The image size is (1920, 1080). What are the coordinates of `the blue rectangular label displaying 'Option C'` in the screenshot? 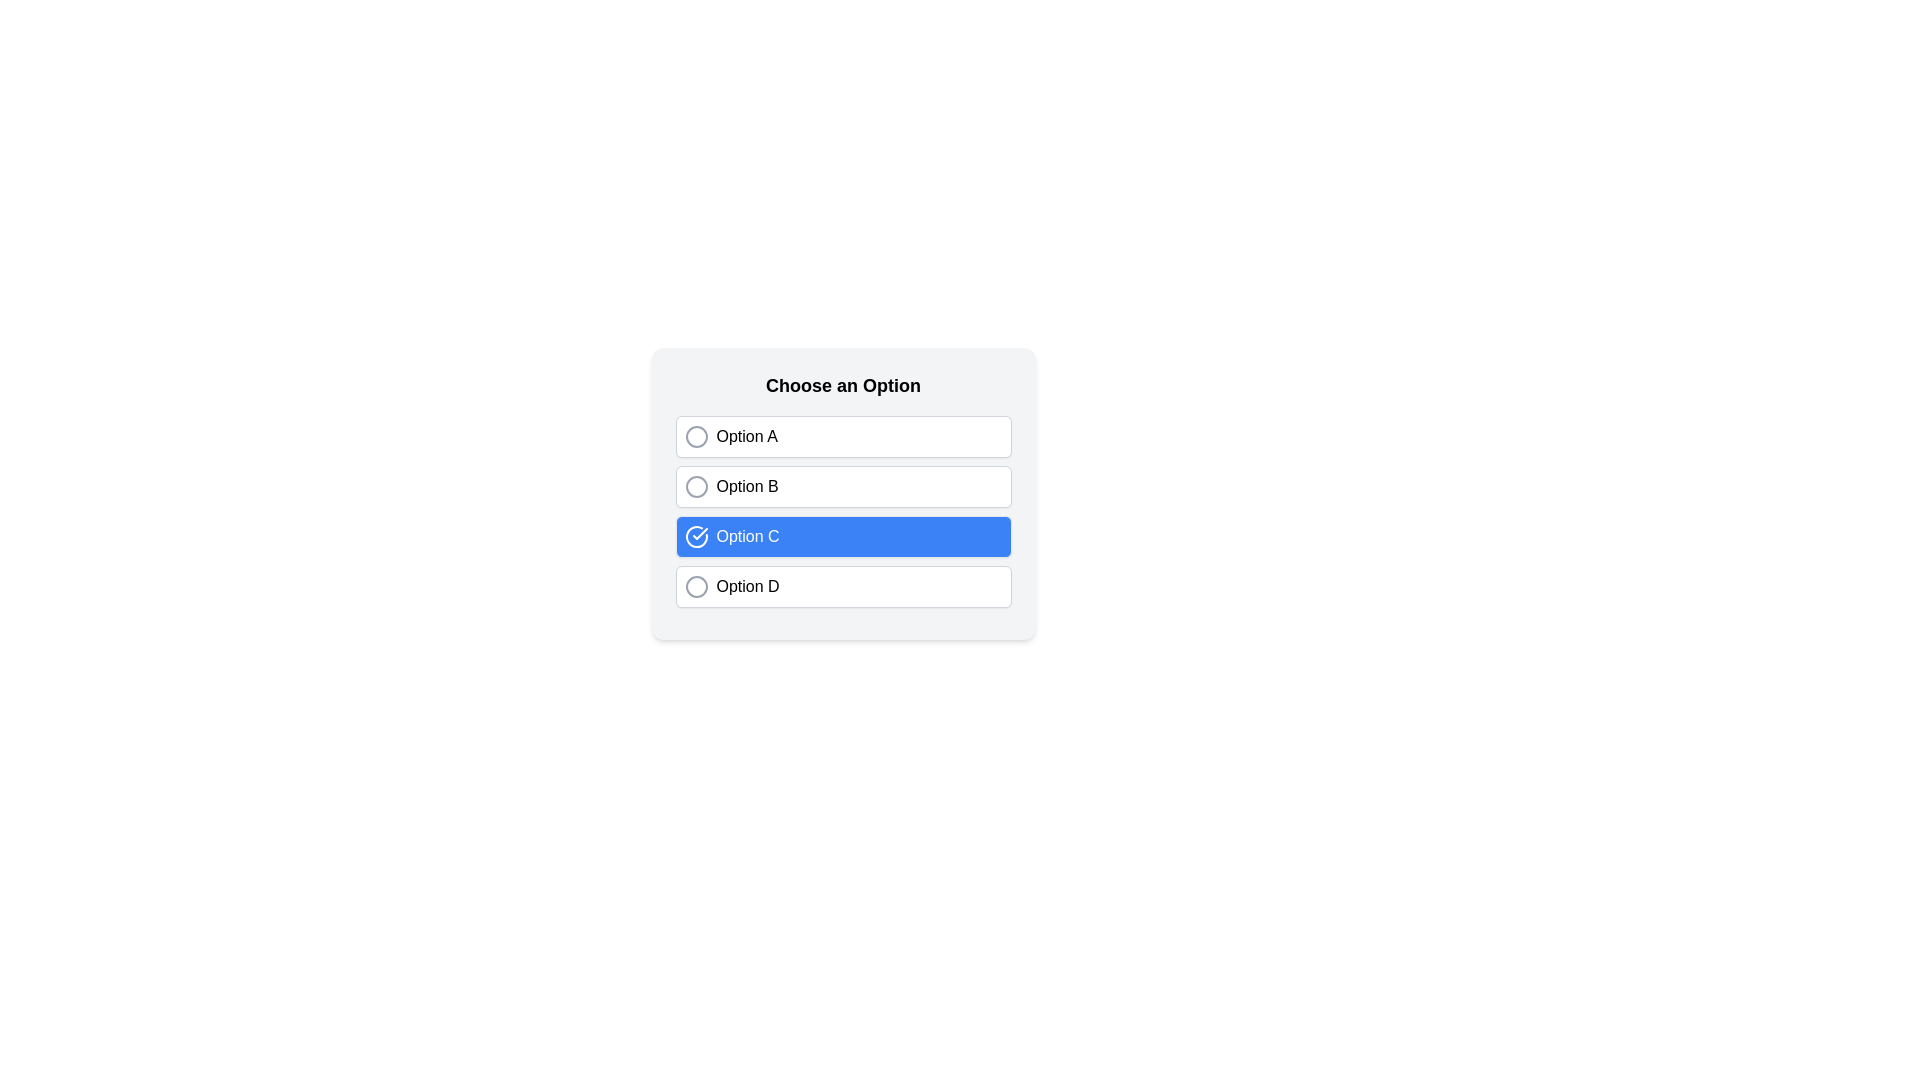 It's located at (747, 535).